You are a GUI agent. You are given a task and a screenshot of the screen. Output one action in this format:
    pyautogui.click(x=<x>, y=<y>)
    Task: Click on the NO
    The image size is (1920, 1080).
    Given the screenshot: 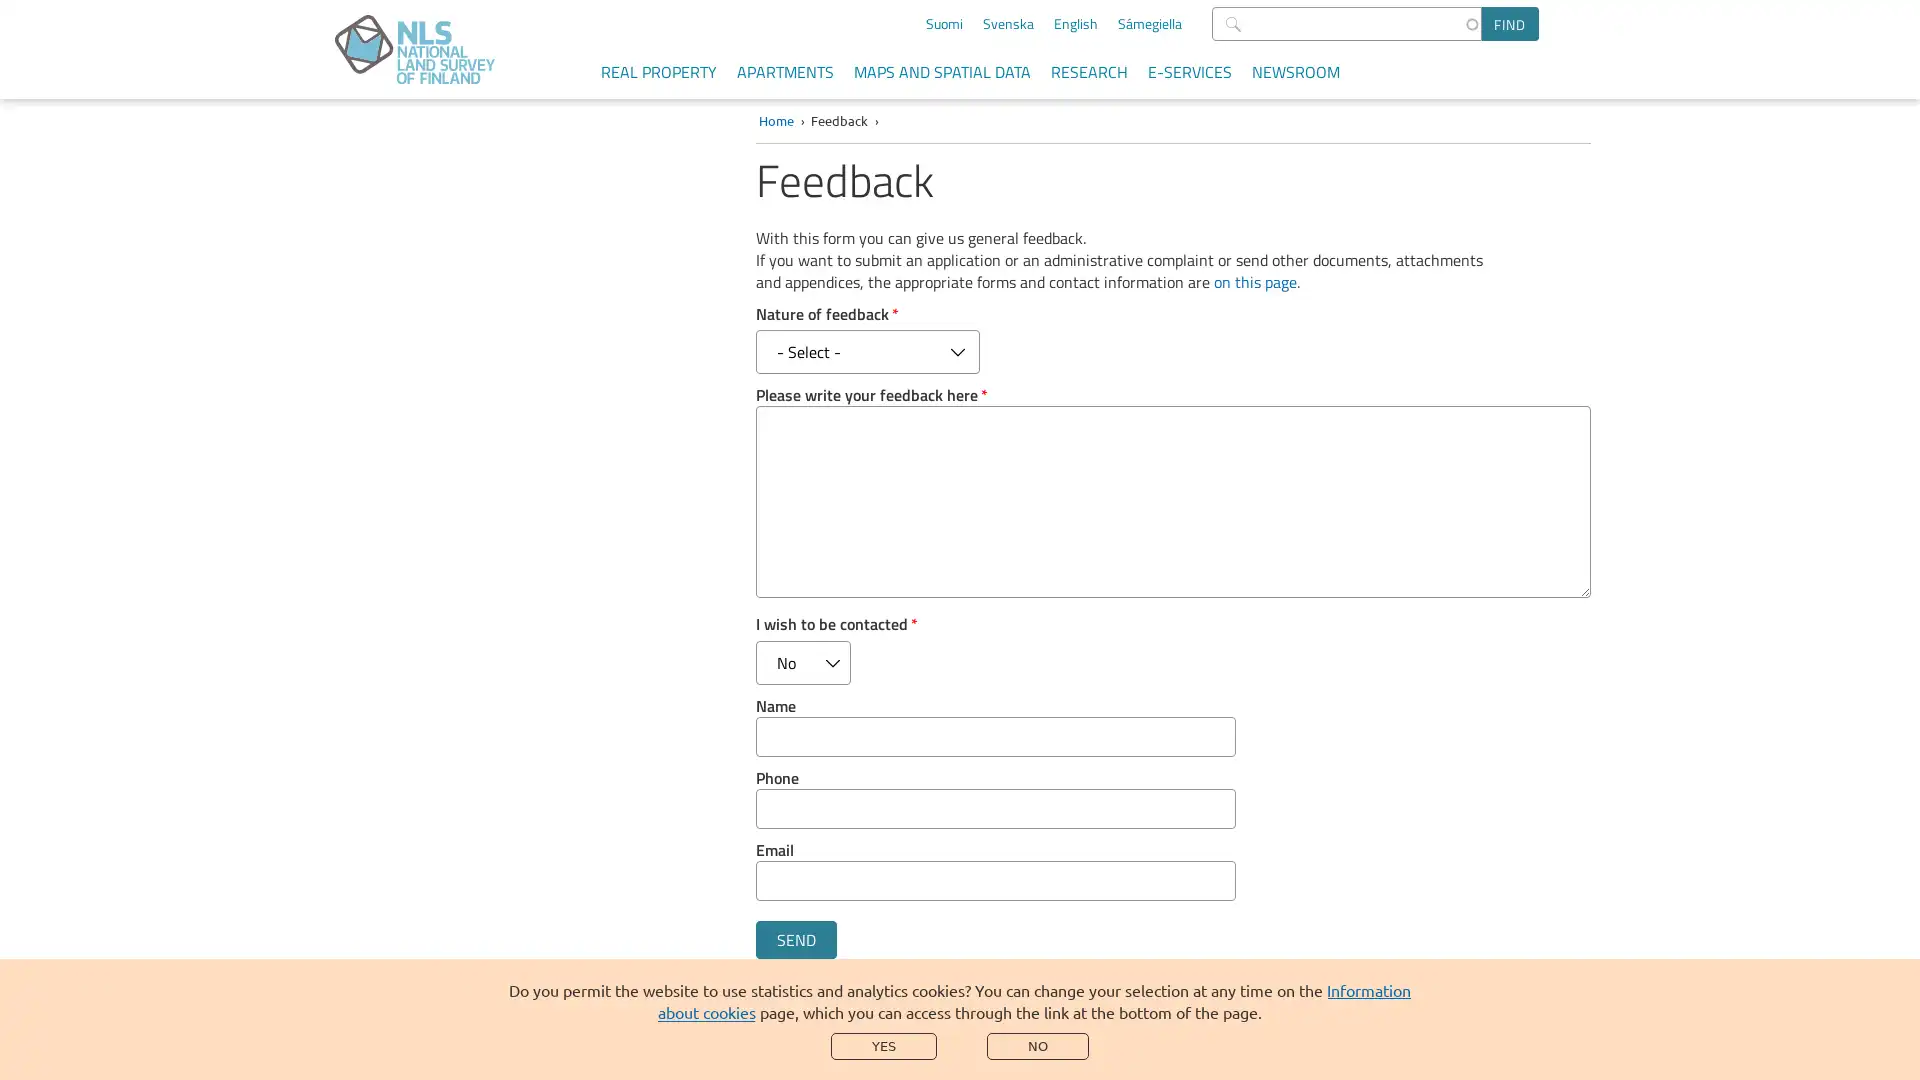 What is the action you would take?
    pyautogui.click(x=1037, y=1045)
    